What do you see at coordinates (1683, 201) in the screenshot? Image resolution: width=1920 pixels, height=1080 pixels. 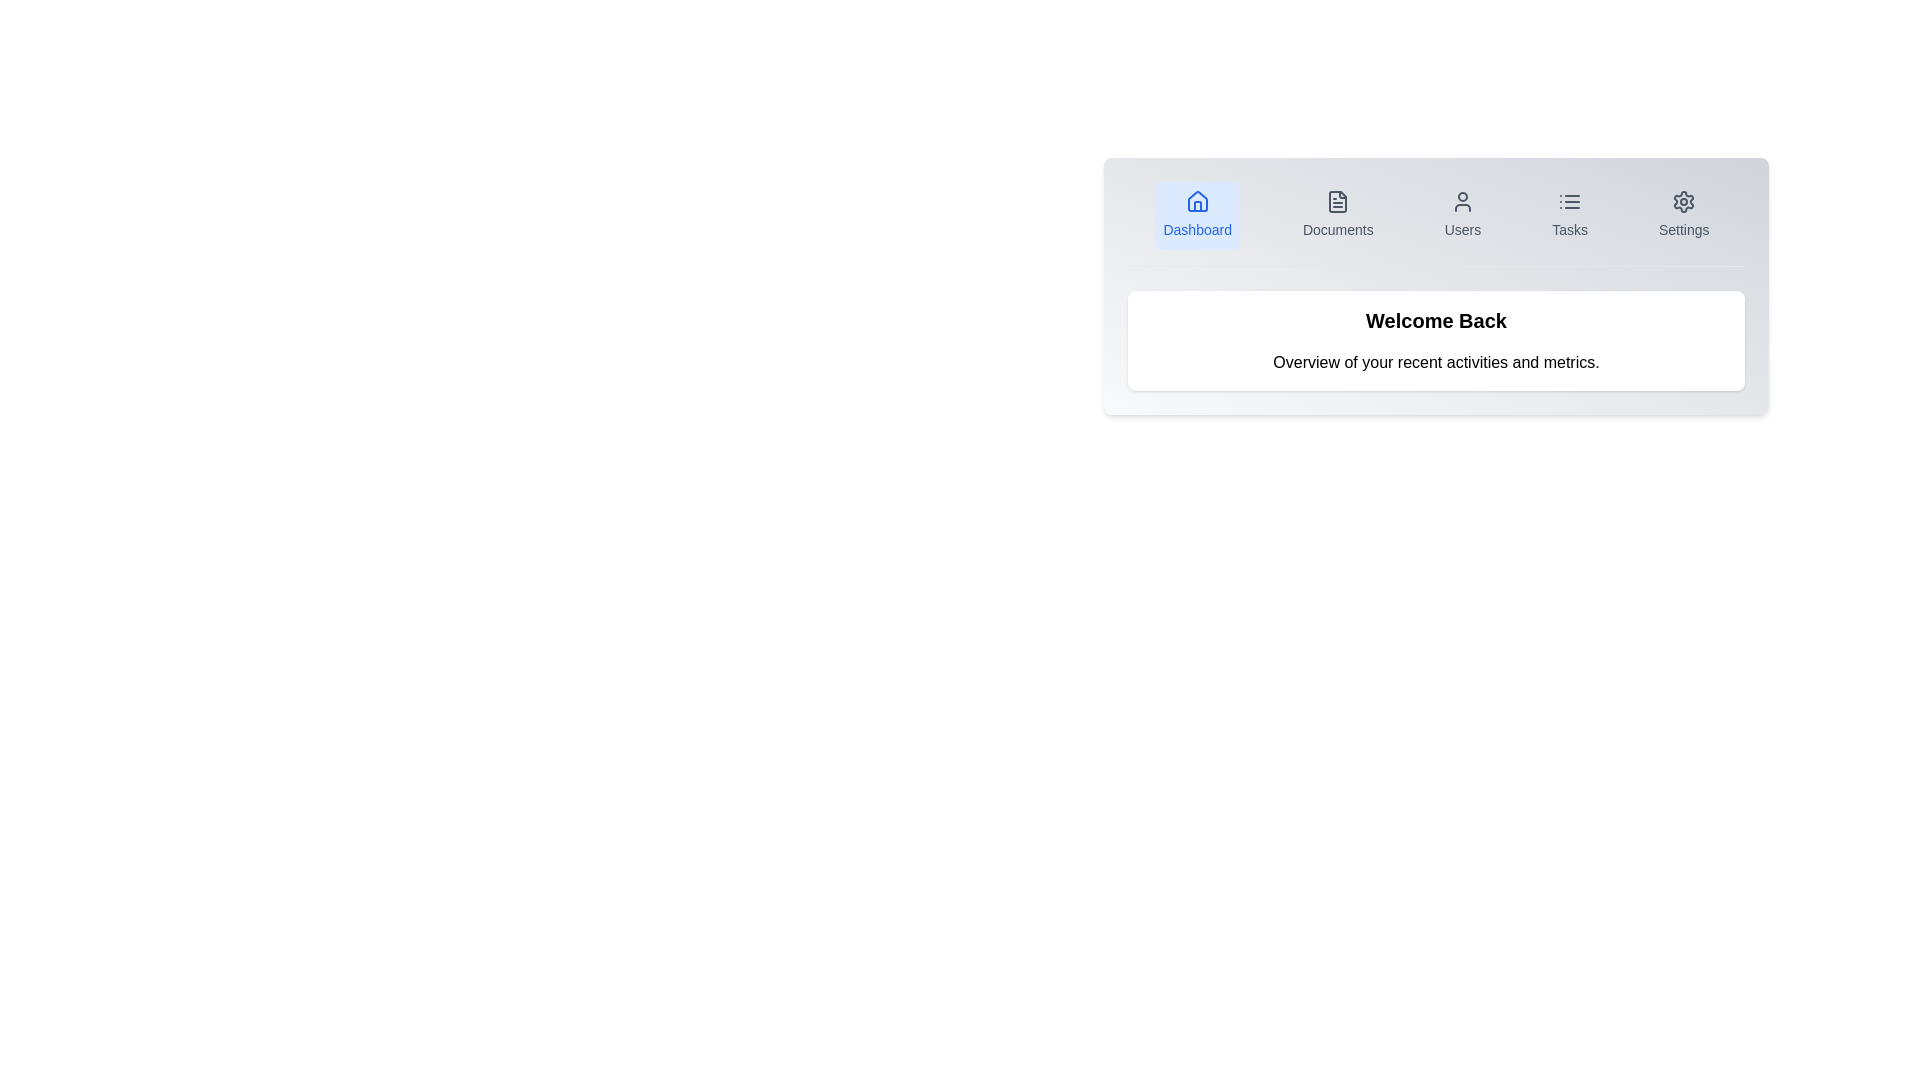 I see `the settings icon located in the top-right corner of the navigation bar` at bounding box center [1683, 201].